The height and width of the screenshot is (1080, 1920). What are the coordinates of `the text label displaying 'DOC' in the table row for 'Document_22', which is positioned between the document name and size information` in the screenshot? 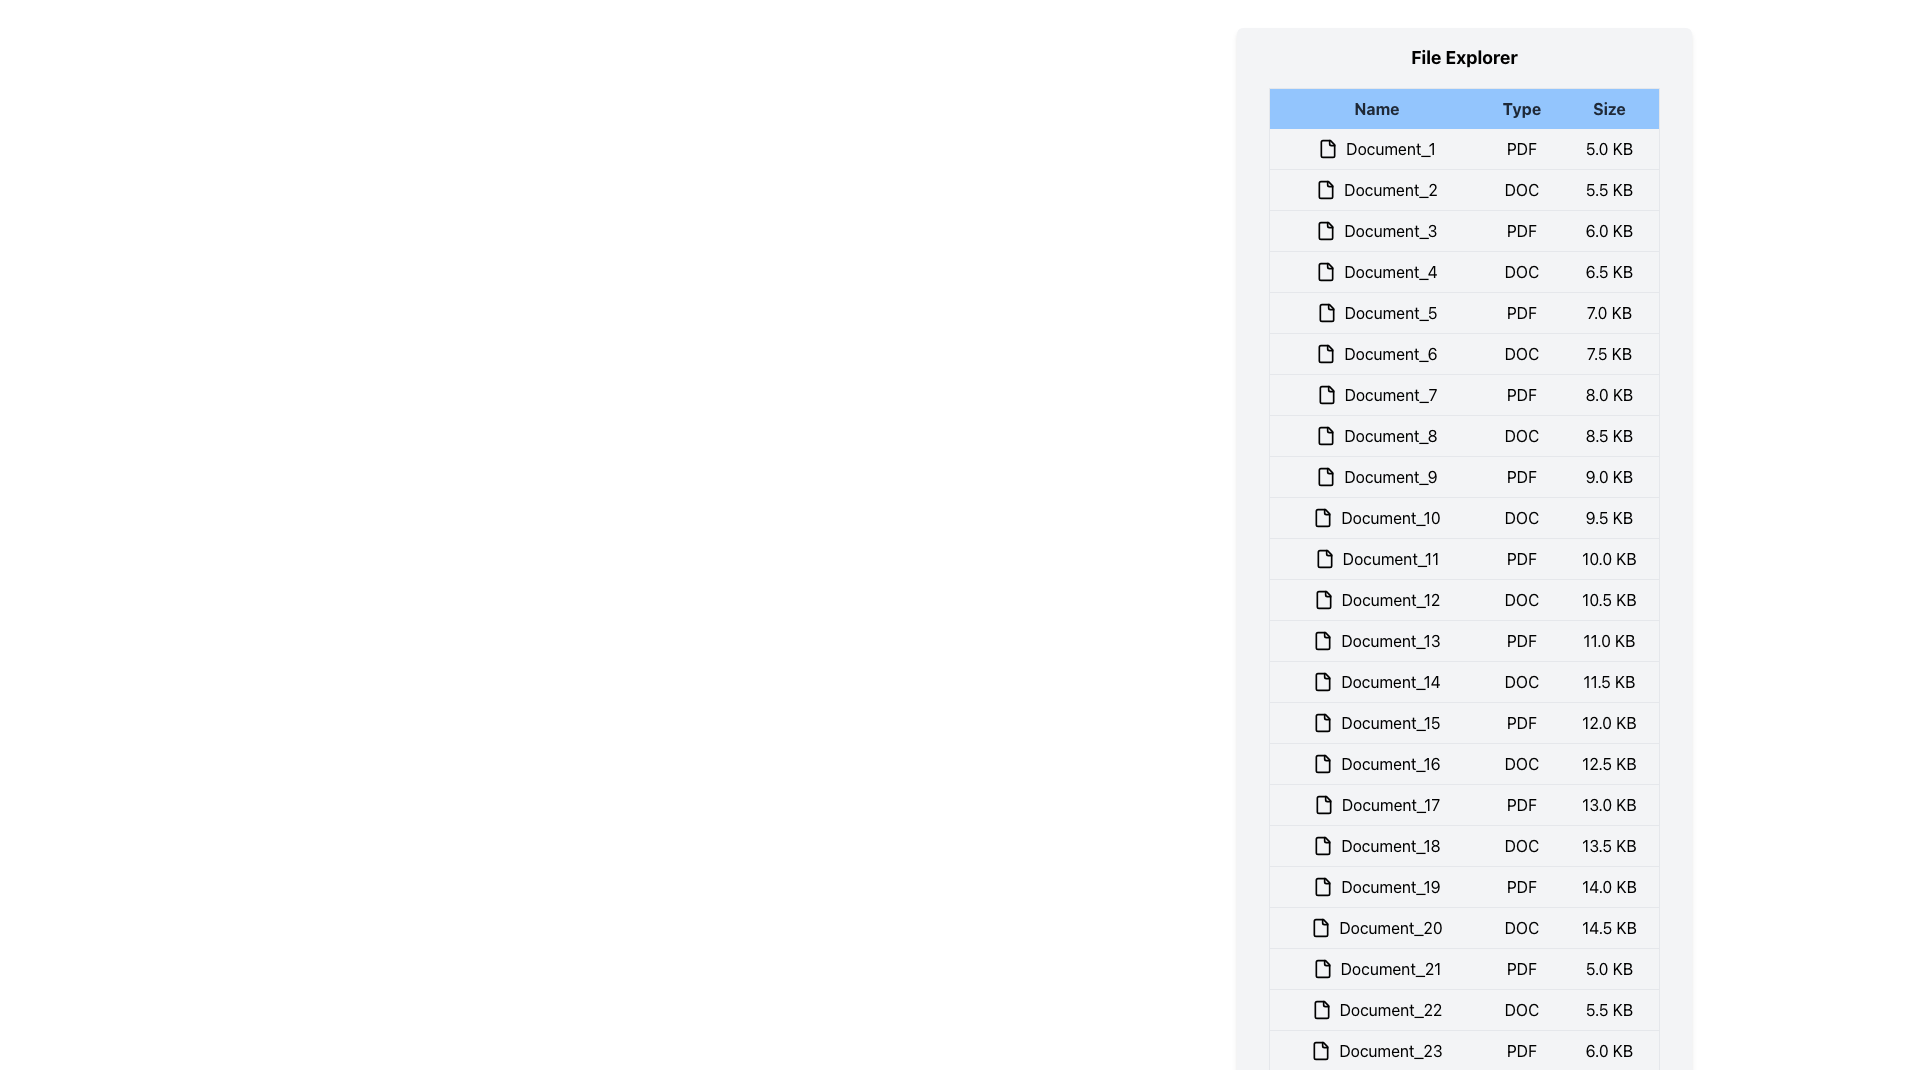 It's located at (1520, 1010).